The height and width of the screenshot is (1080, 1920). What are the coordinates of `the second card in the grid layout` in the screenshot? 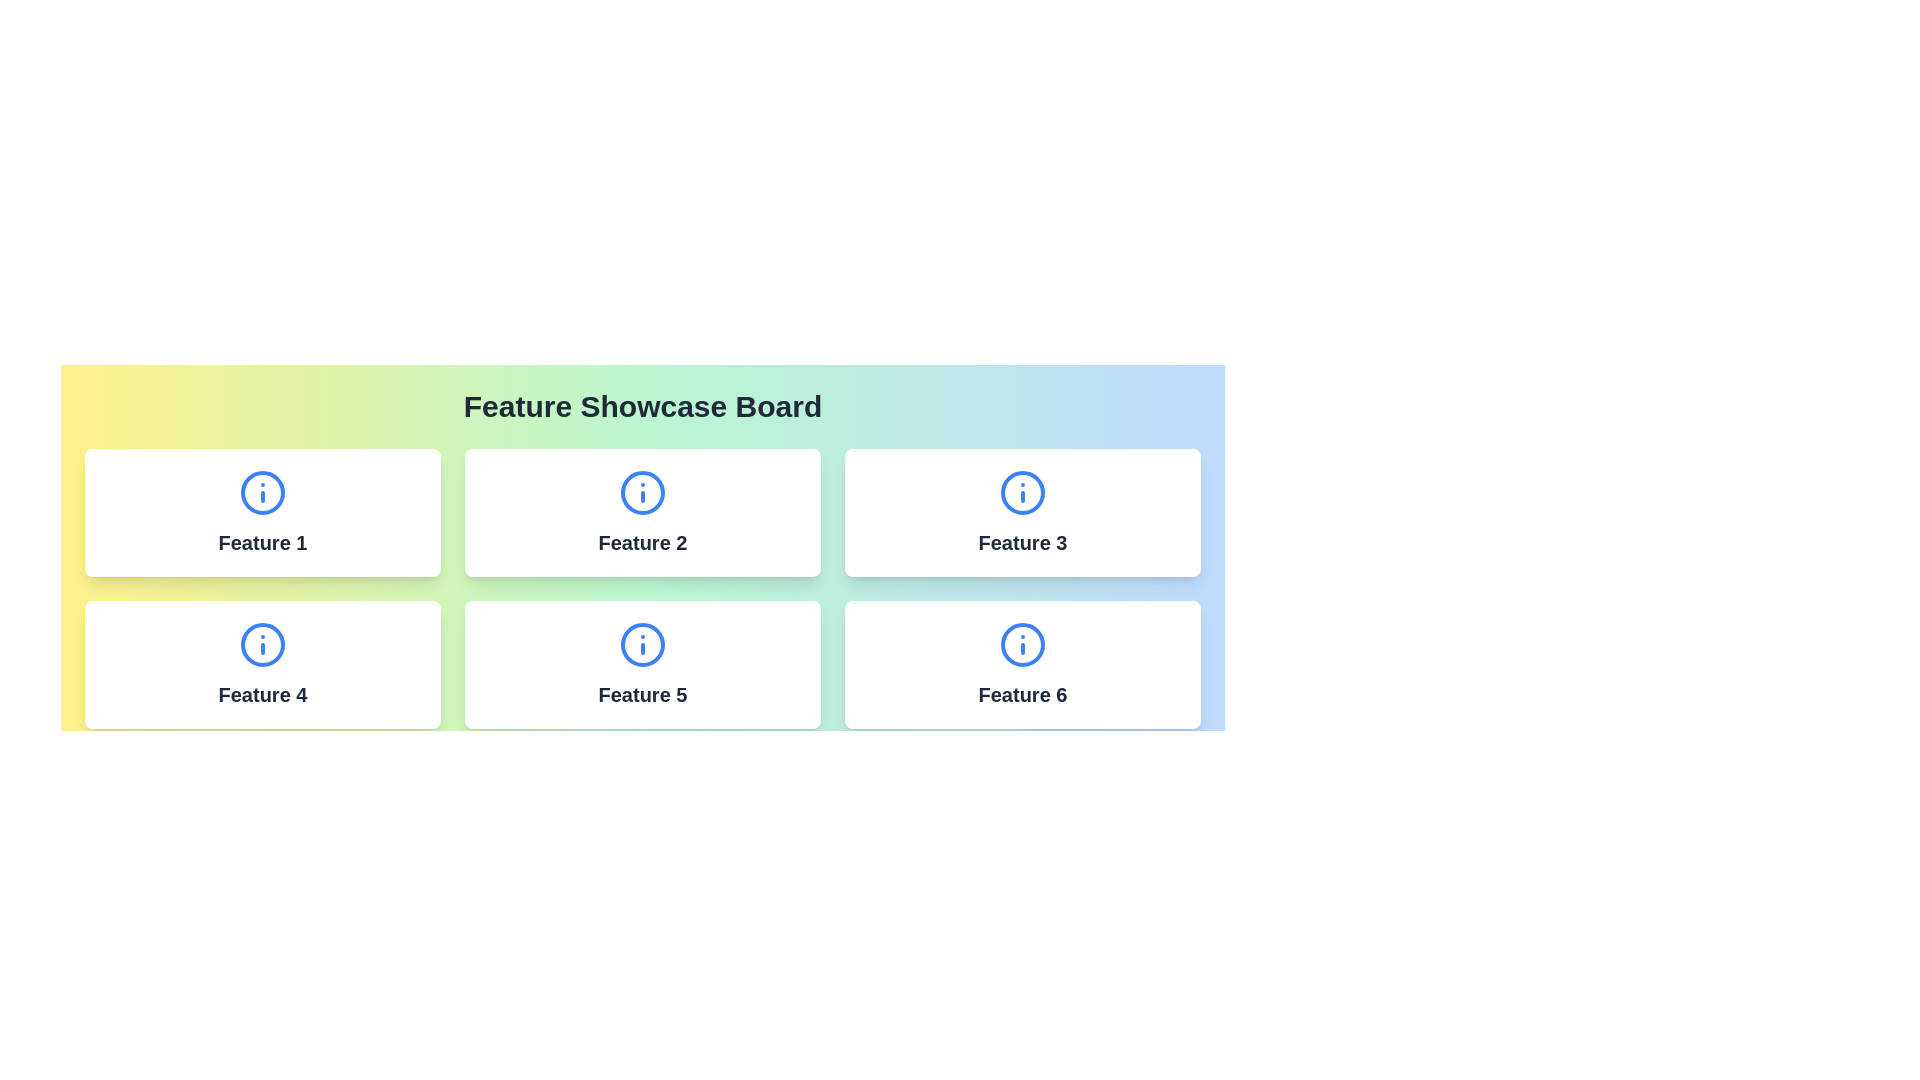 It's located at (643, 512).